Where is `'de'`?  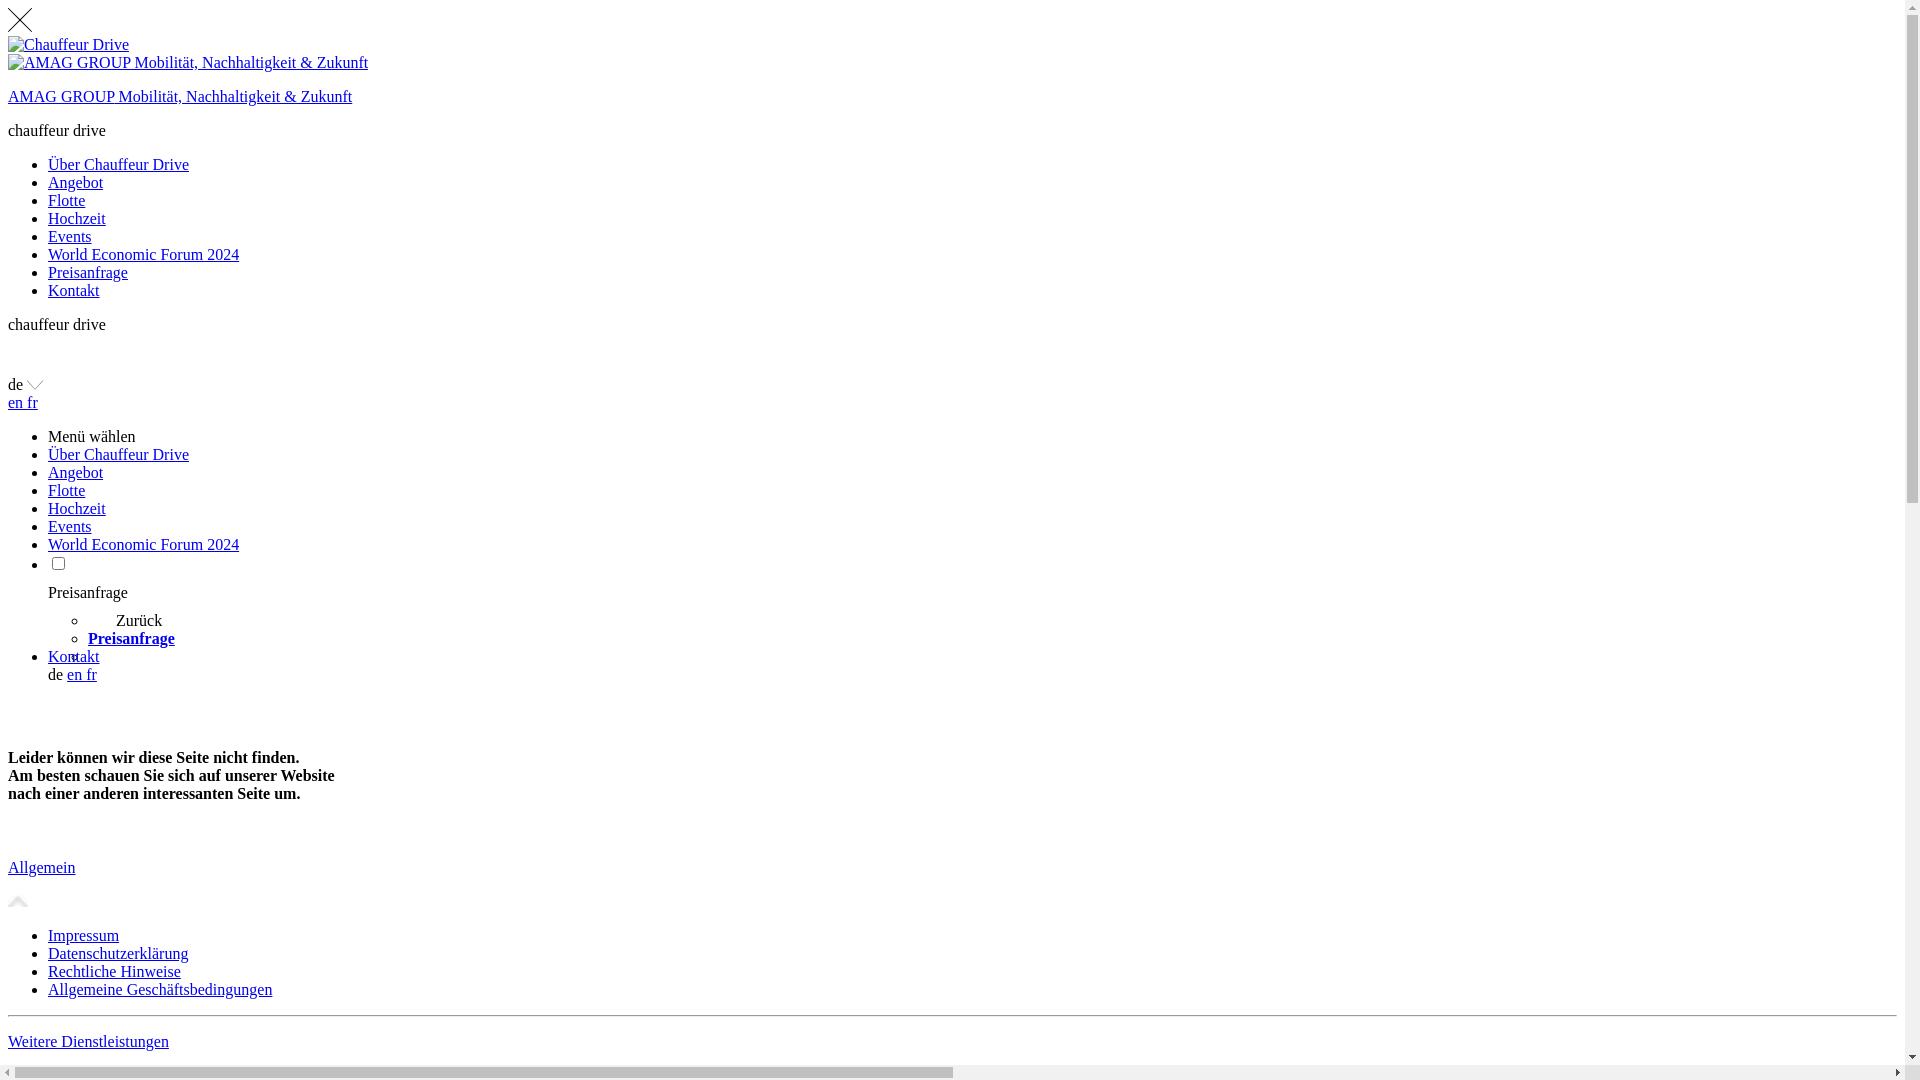 'de' is located at coordinates (25, 384).